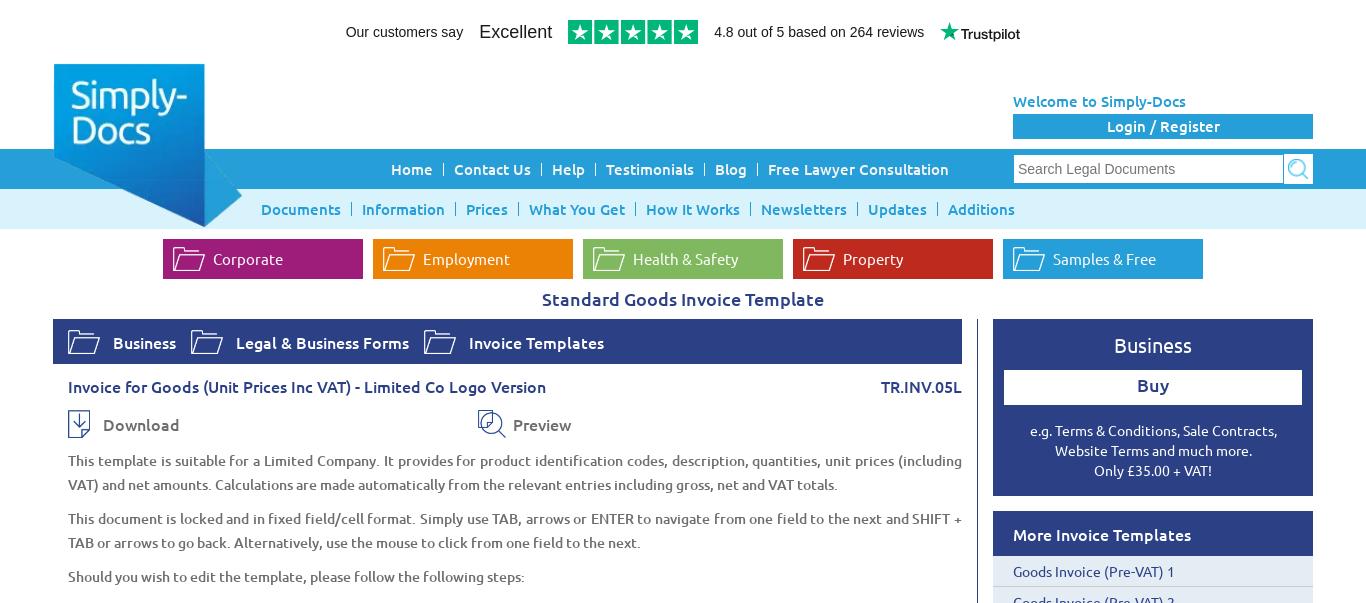  What do you see at coordinates (1093, 570) in the screenshot?
I see `'Goods Invoice (Pre-VAT) 1'` at bounding box center [1093, 570].